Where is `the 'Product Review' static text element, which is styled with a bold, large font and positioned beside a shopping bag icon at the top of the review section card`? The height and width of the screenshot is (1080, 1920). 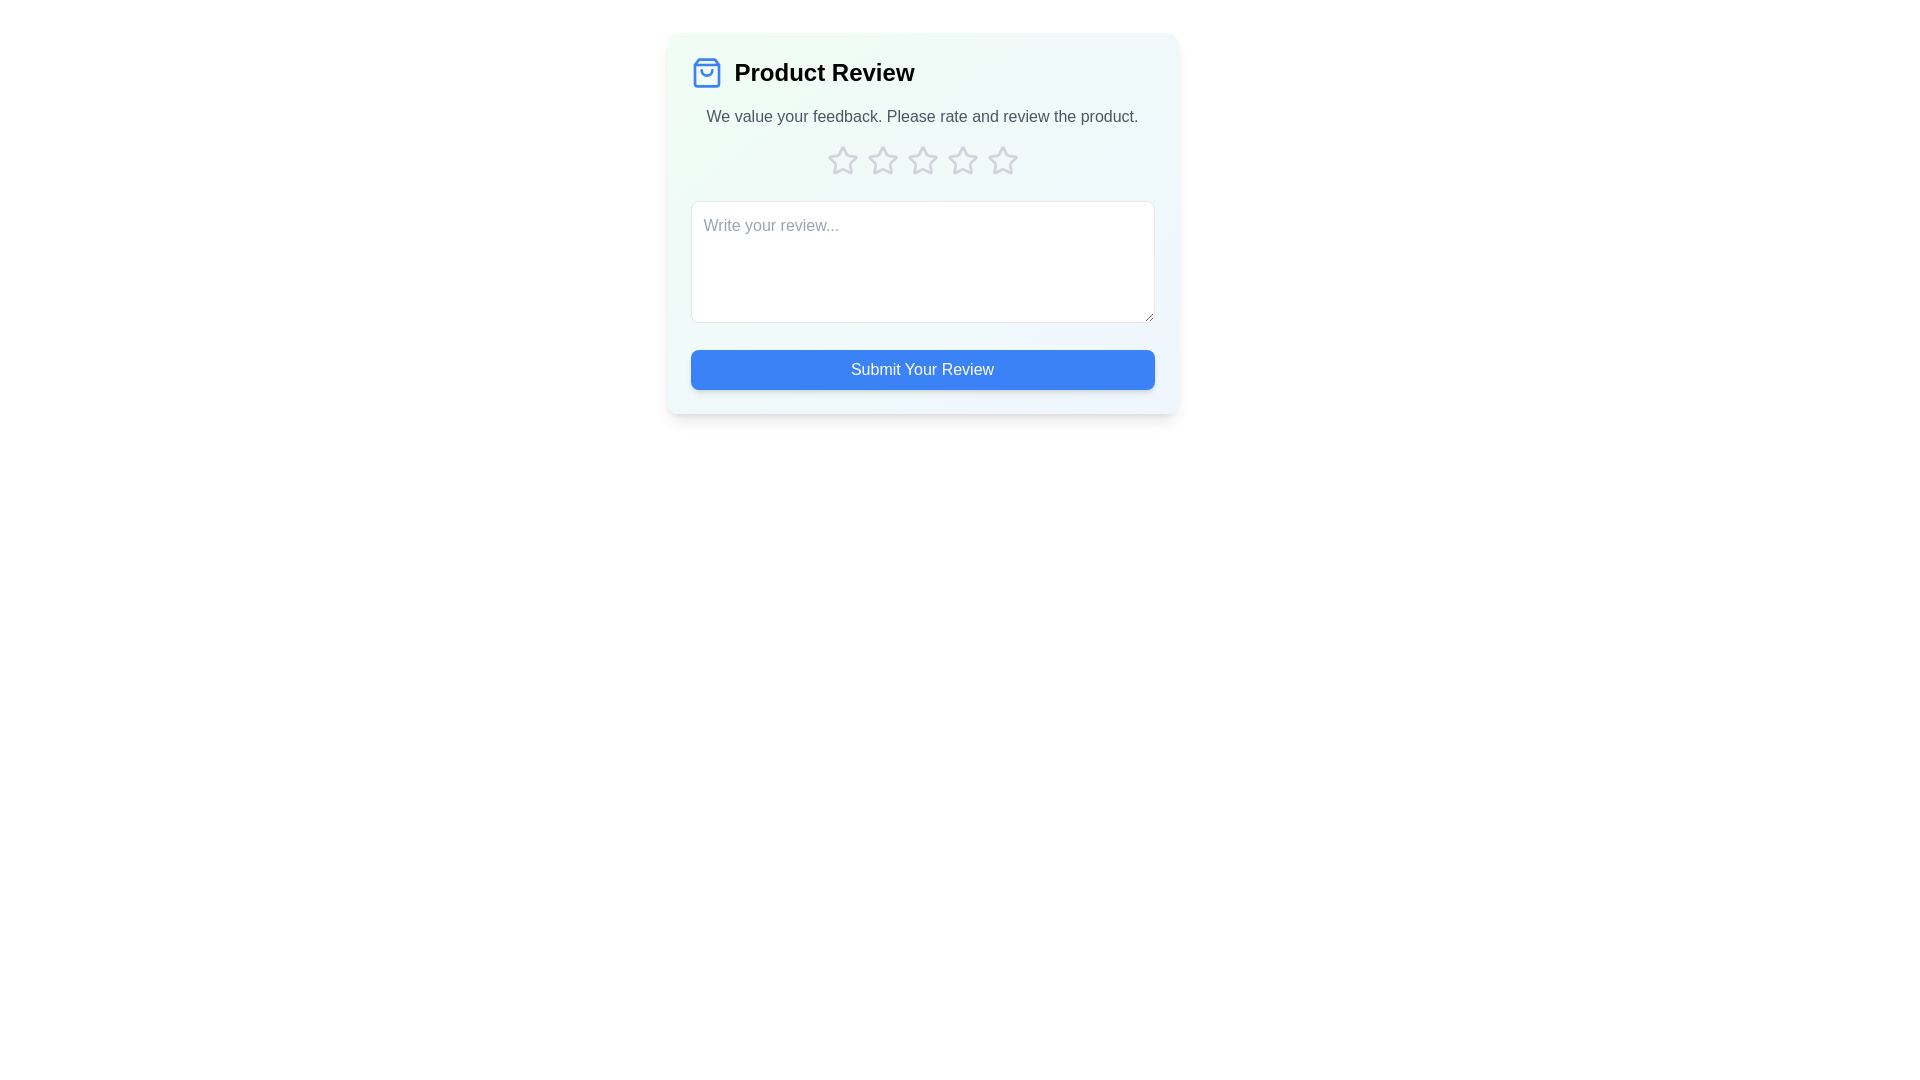
the 'Product Review' static text element, which is styled with a bold, large font and positioned beside a shopping bag icon at the top of the review section card is located at coordinates (824, 72).